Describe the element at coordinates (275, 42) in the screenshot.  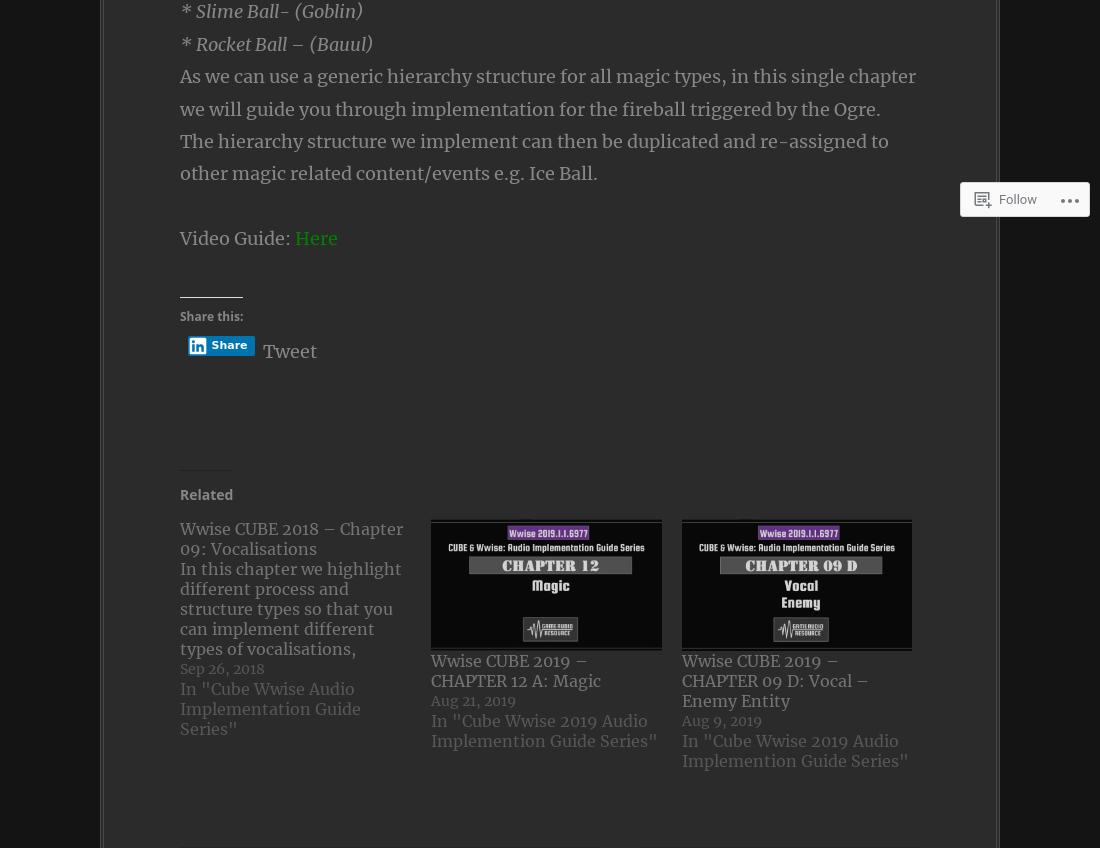
I see `'* Rocket Ball – (Bauul)'` at that location.